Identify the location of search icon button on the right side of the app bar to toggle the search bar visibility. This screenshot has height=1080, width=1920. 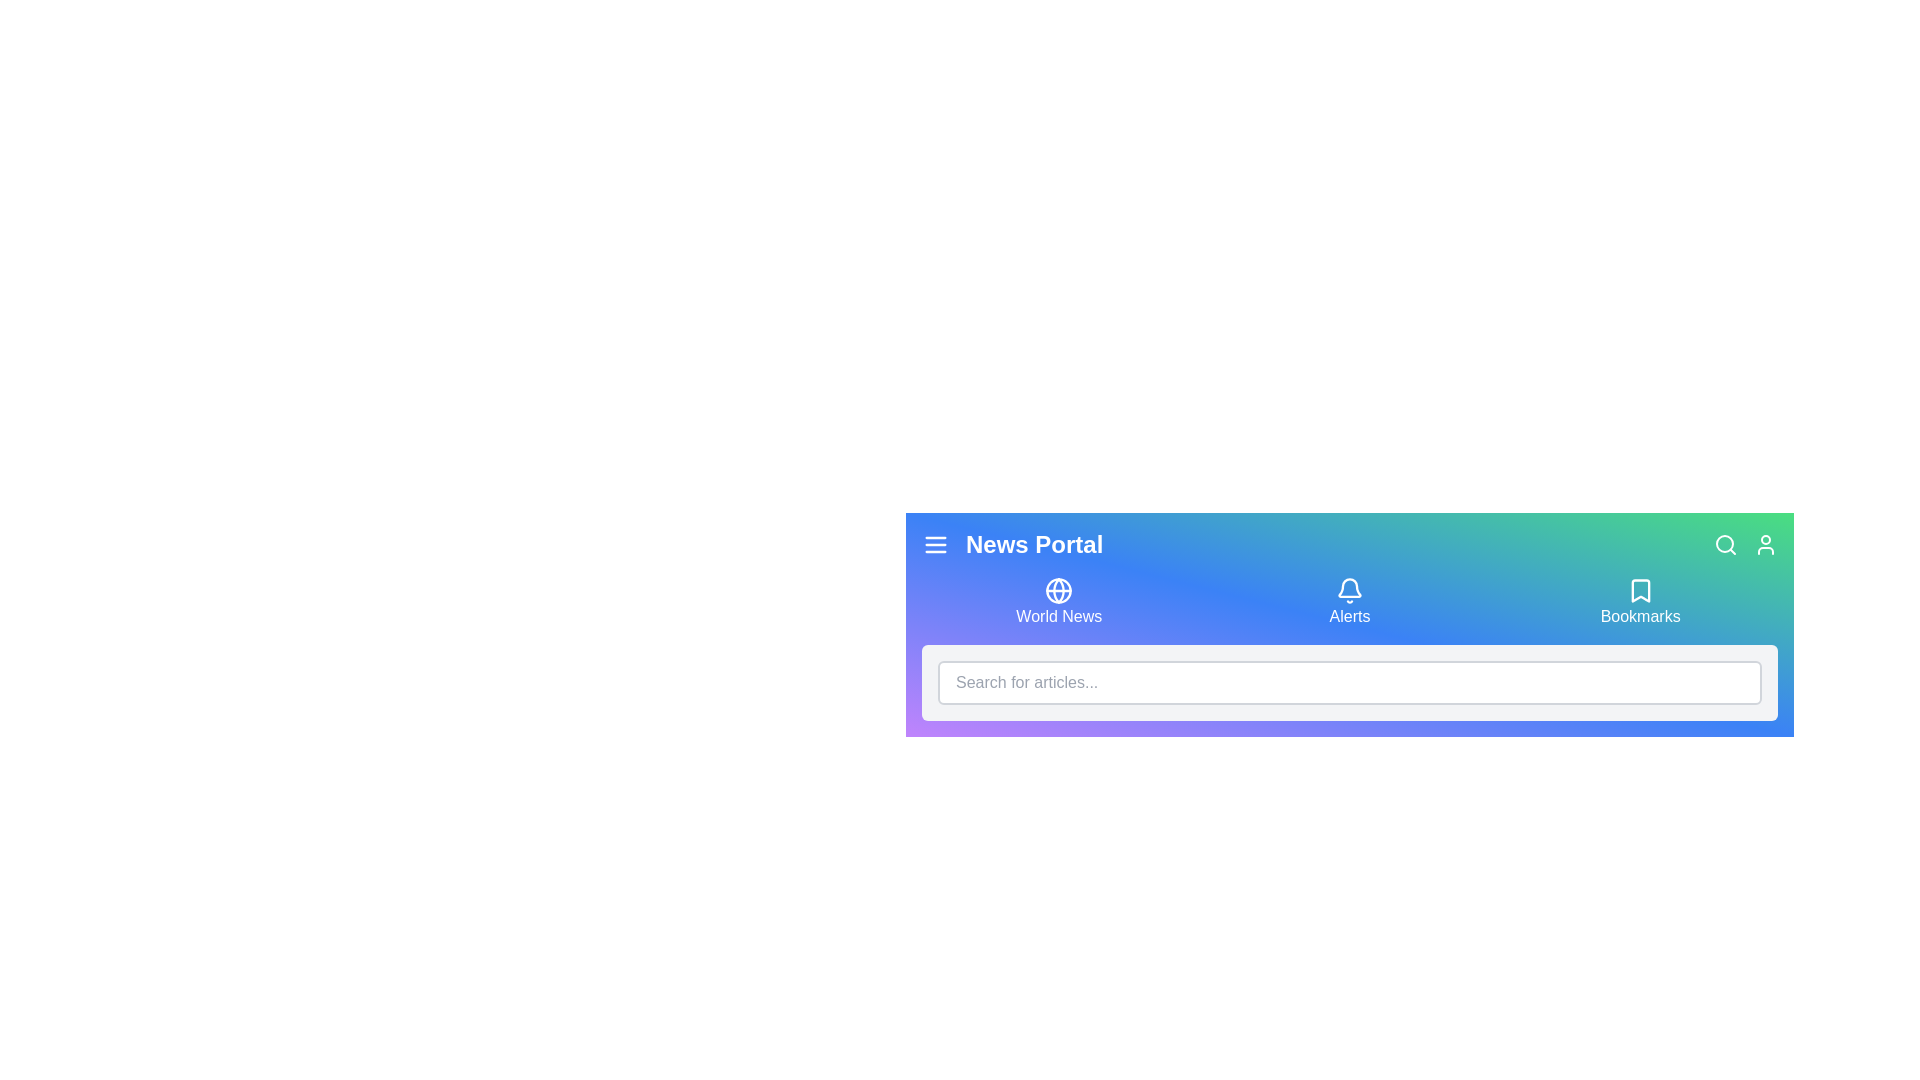
(1725, 544).